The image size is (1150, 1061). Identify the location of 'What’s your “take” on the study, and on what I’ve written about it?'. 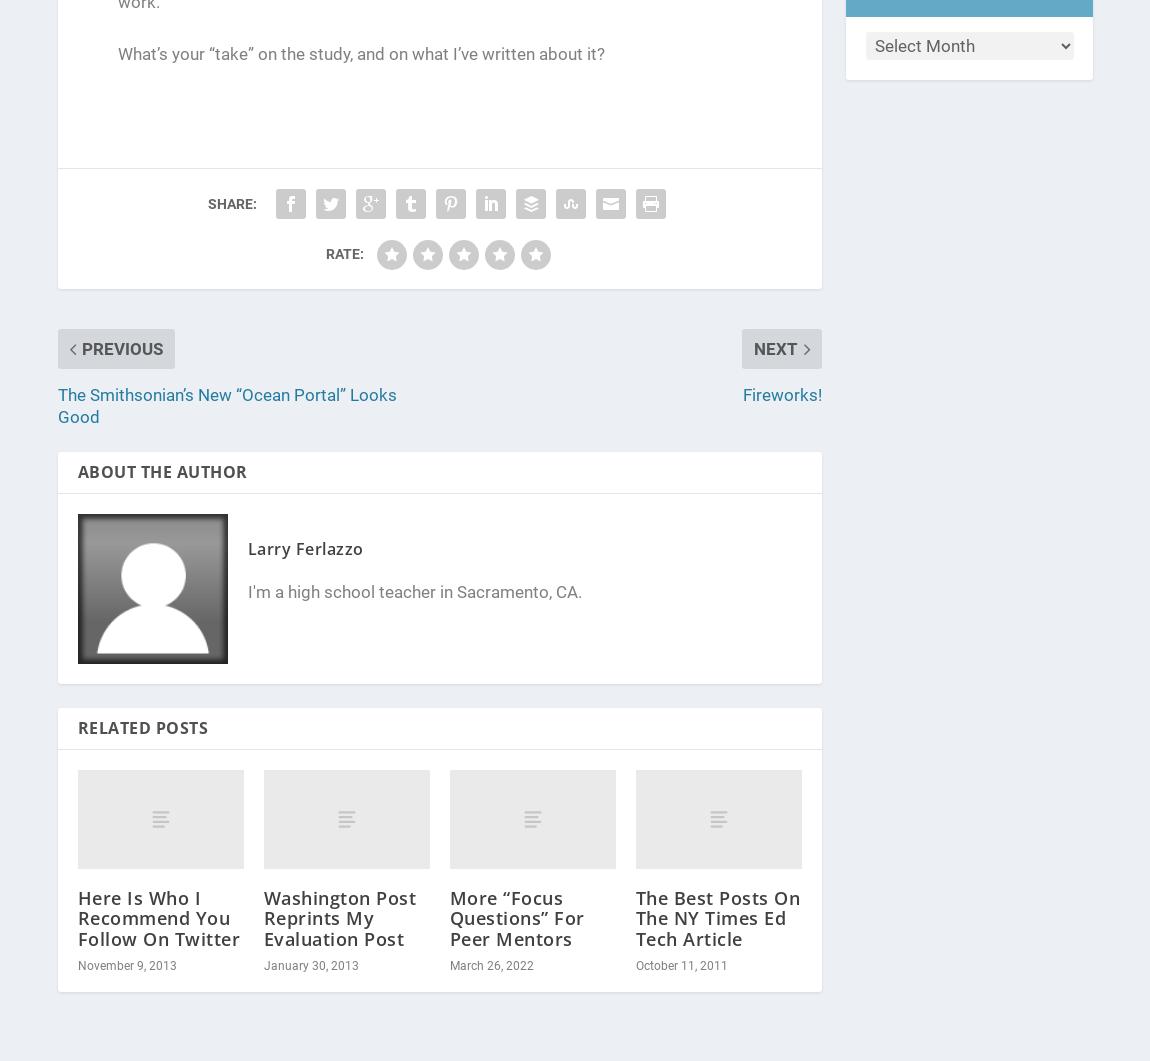
(360, 54).